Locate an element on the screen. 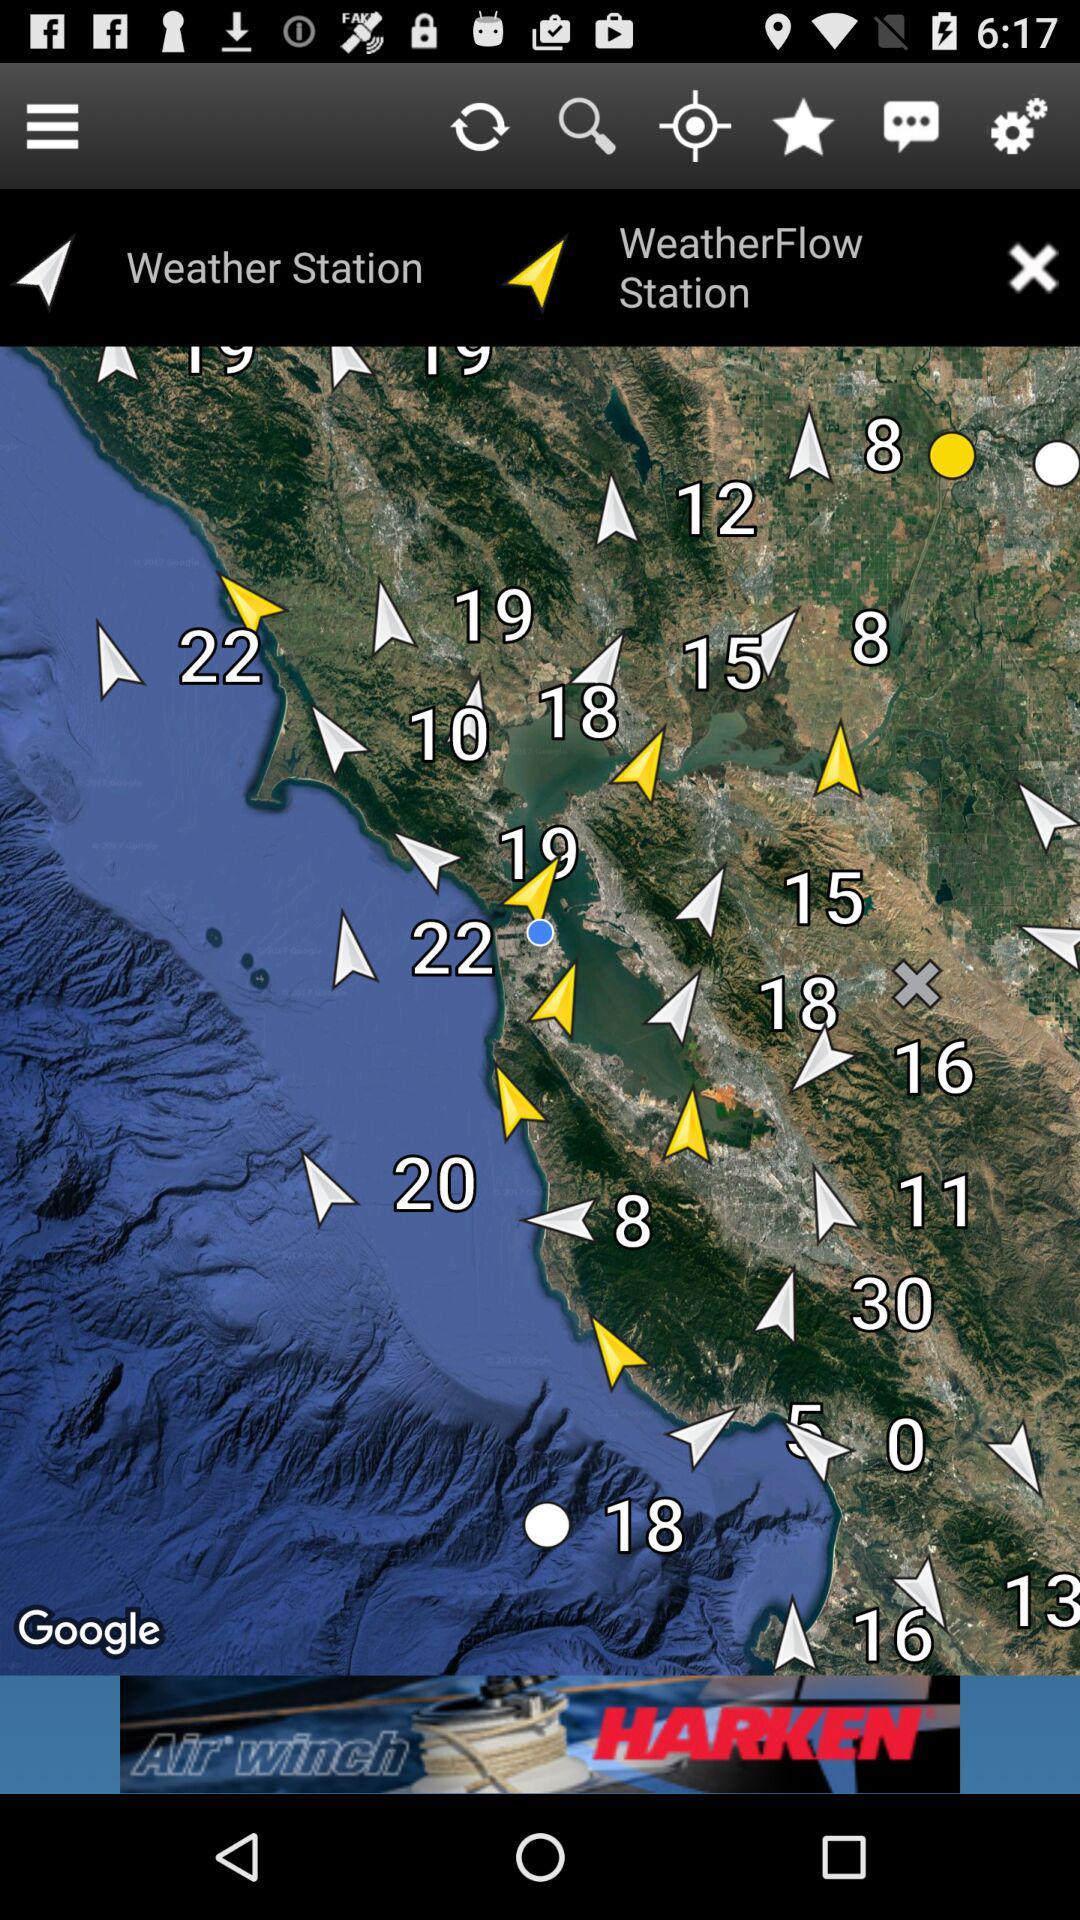  refresh the screen is located at coordinates (479, 124).